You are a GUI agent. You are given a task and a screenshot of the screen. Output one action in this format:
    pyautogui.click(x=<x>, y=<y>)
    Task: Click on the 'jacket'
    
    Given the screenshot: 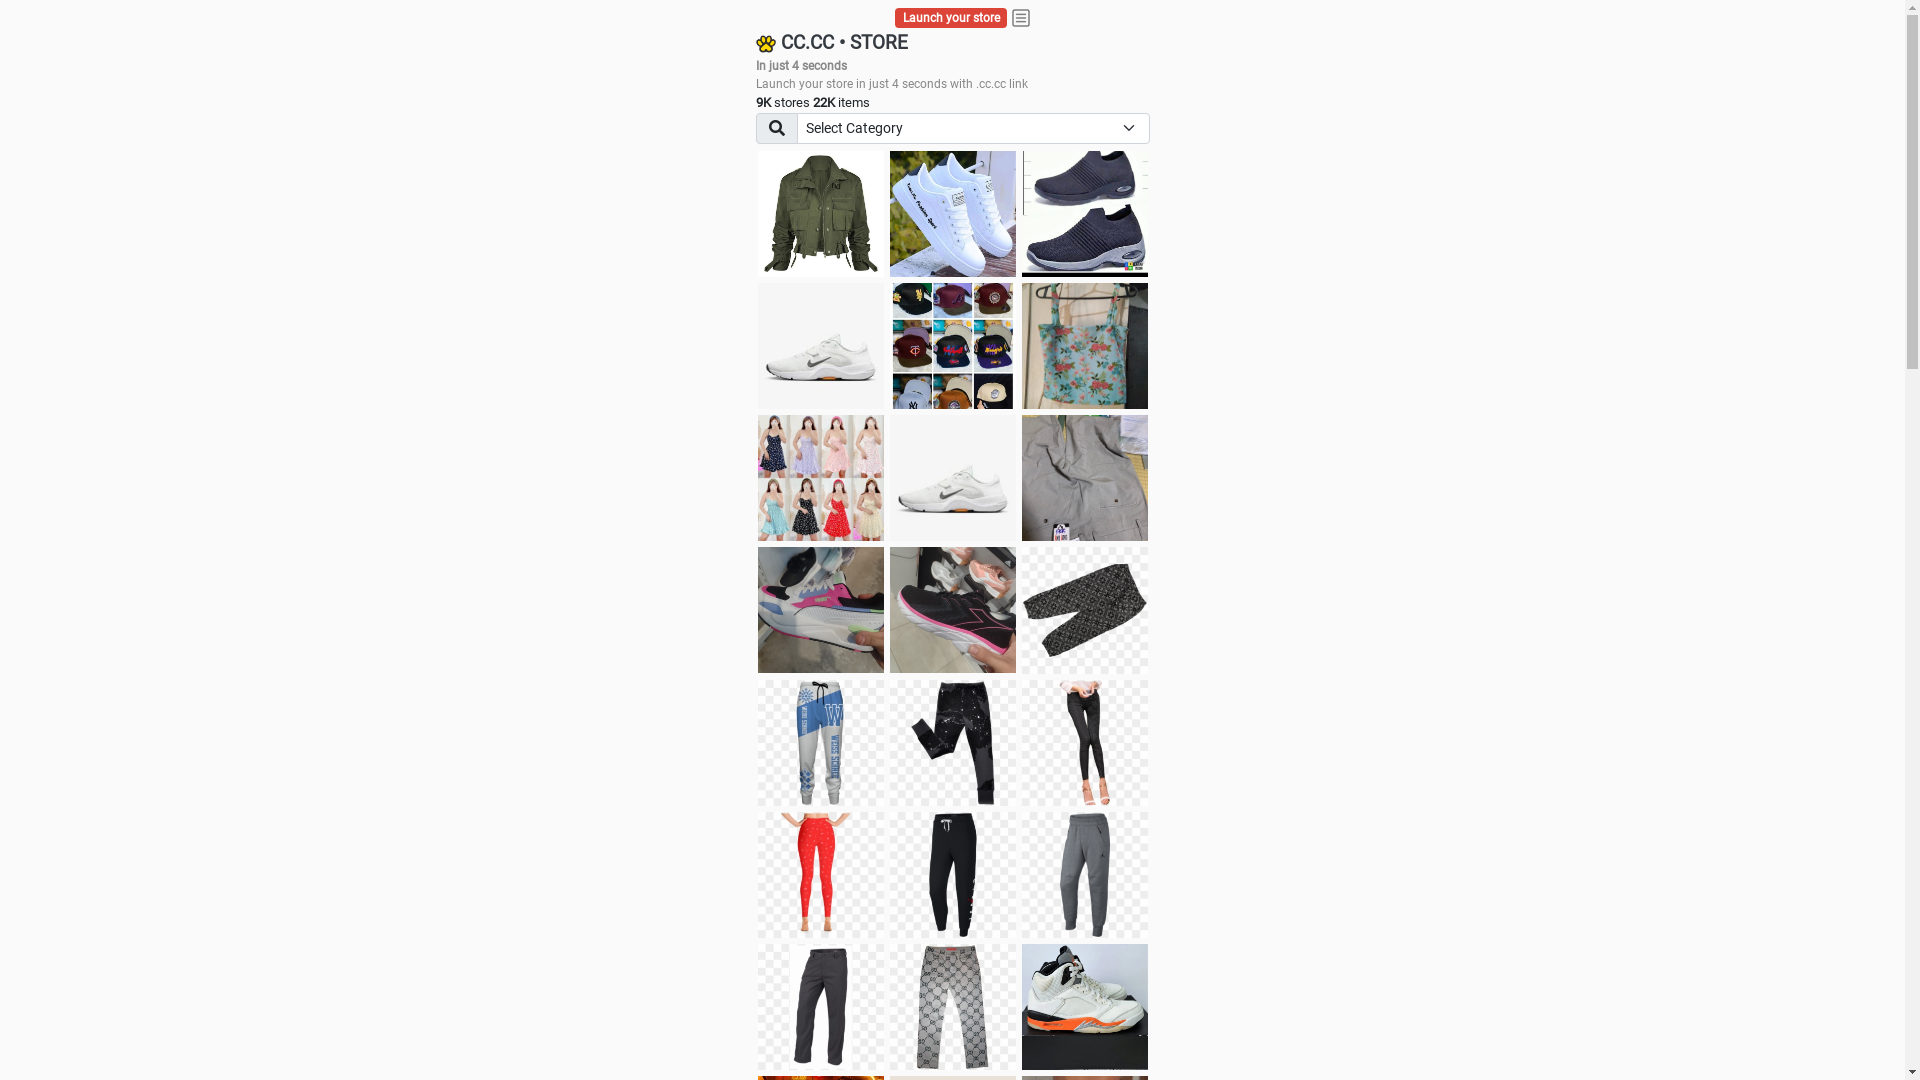 What is the action you would take?
    pyautogui.click(x=820, y=213)
    